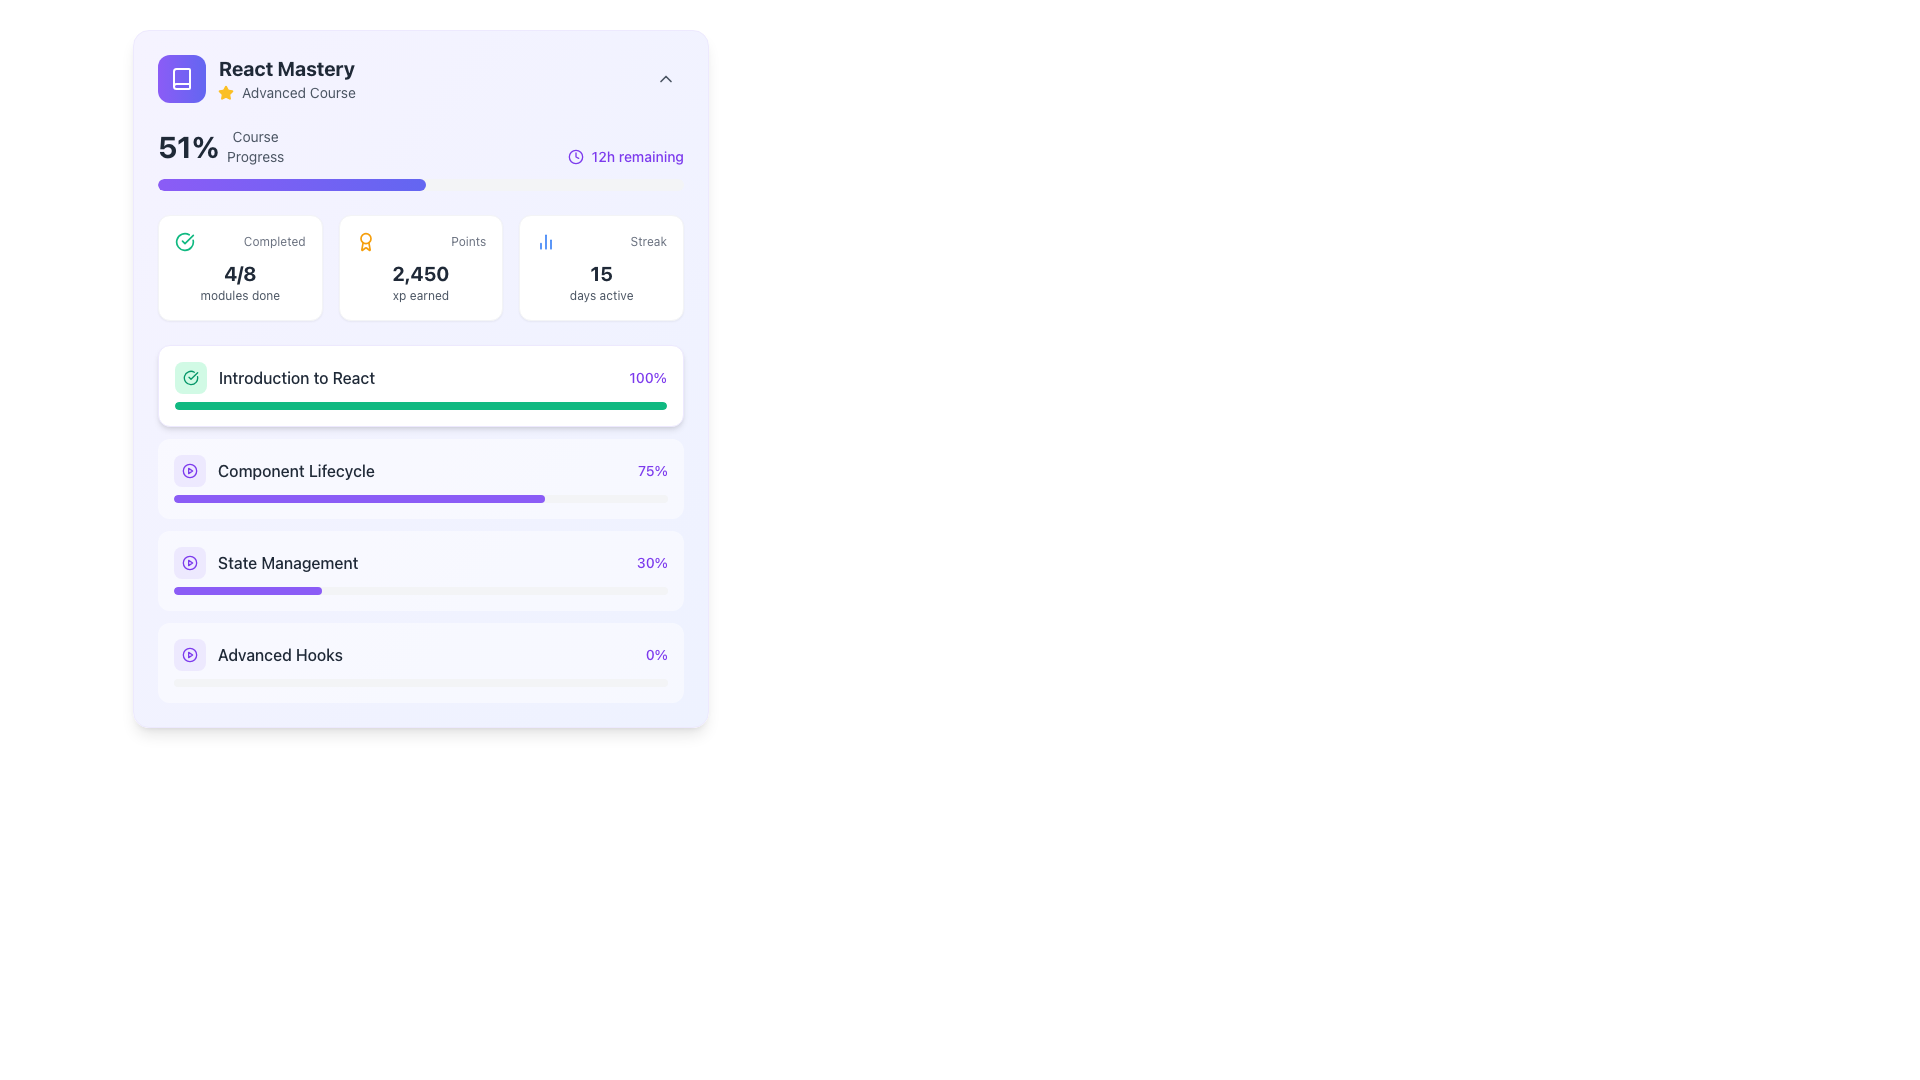 The image size is (1920, 1080). I want to click on the text element featuring 'React Mastery' and its subtext 'Advanced Course' with a yellow star icon, located in the top-left section of a card layout, so click(286, 77).